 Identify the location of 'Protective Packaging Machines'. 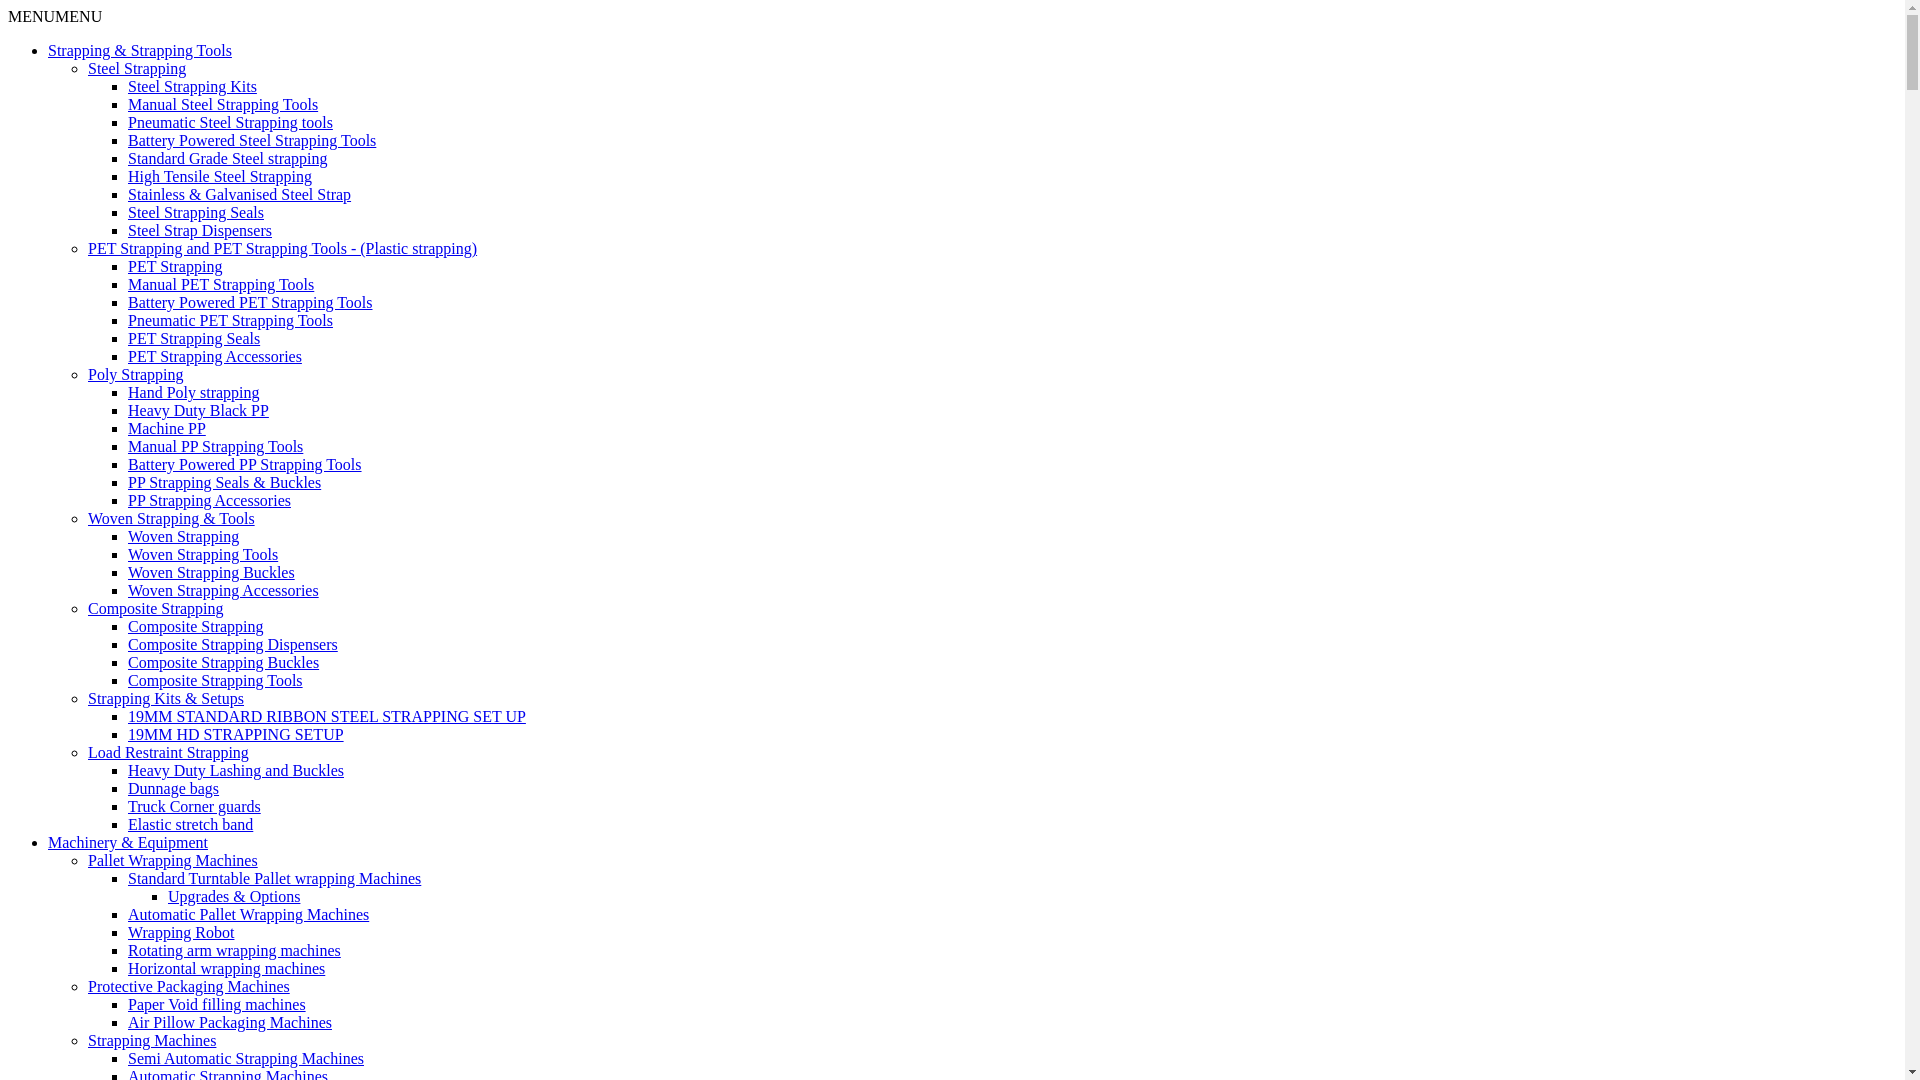
(188, 985).